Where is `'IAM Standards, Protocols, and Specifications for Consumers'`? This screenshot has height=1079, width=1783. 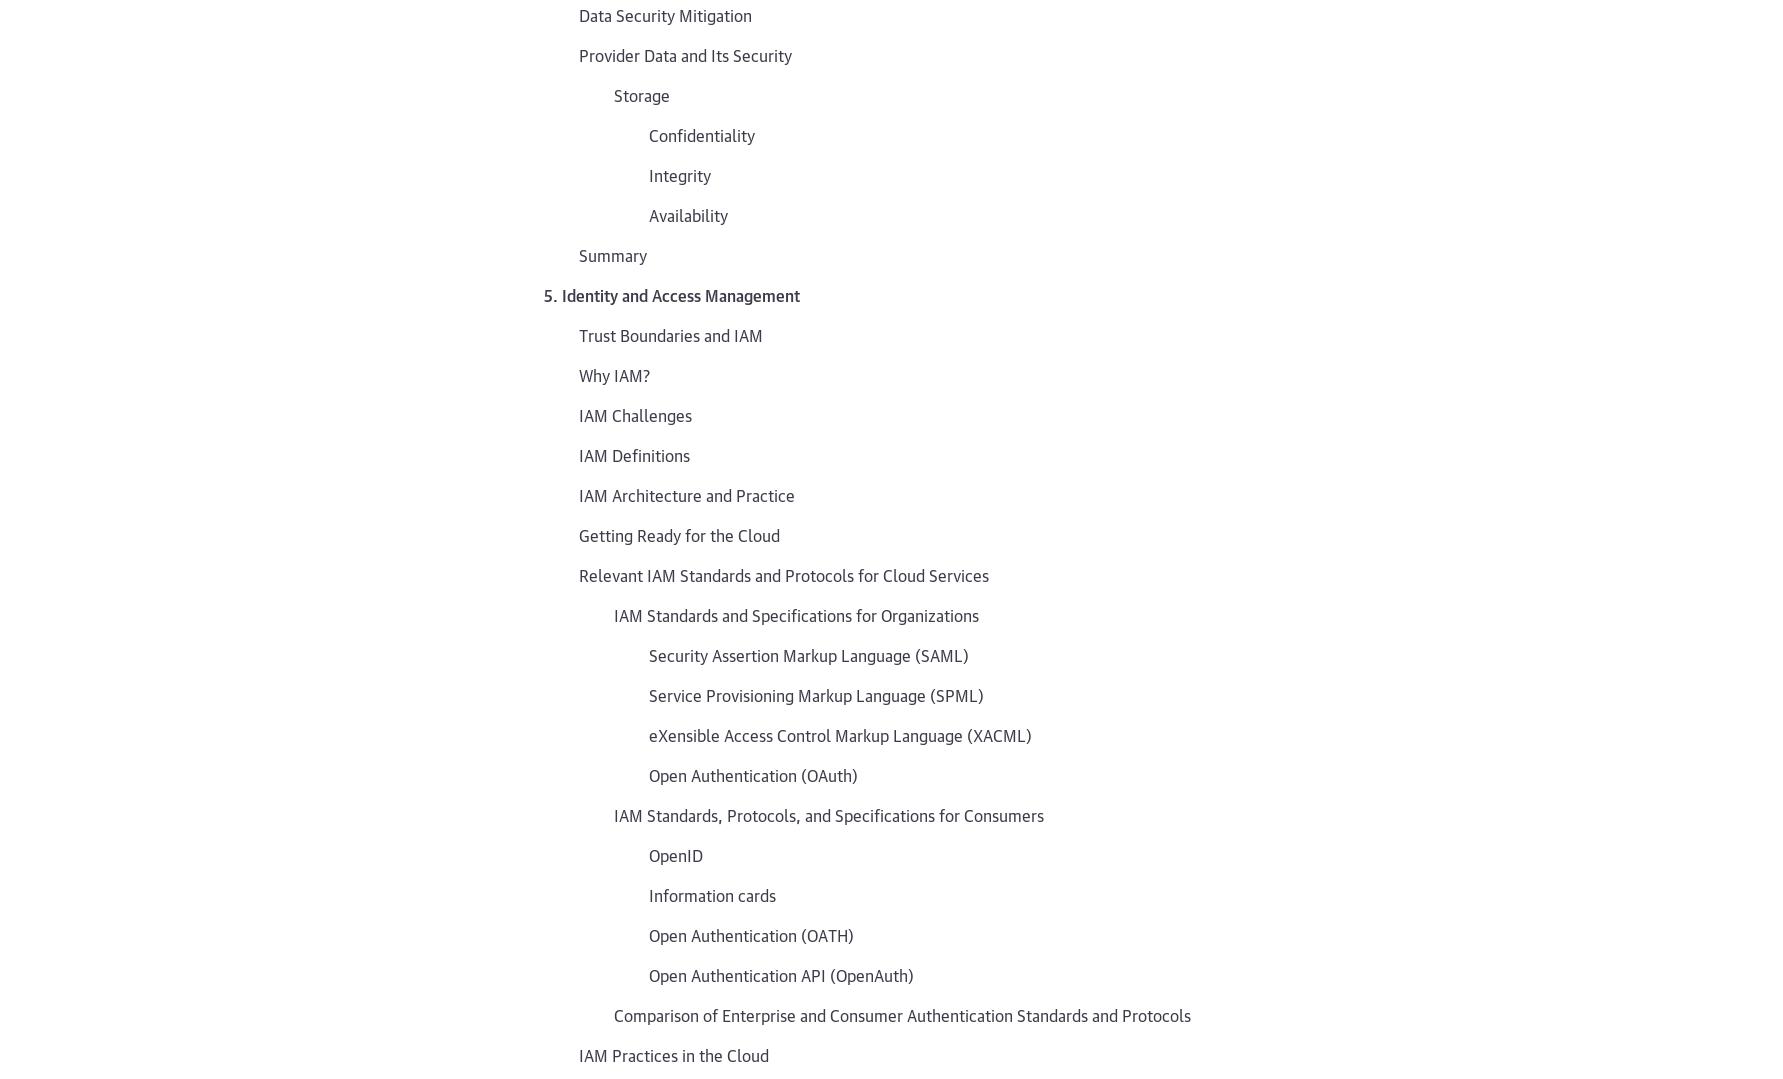 'IAM Standards, Protocols, and Specifications for Consumers' is located at coordinates (828, 812).